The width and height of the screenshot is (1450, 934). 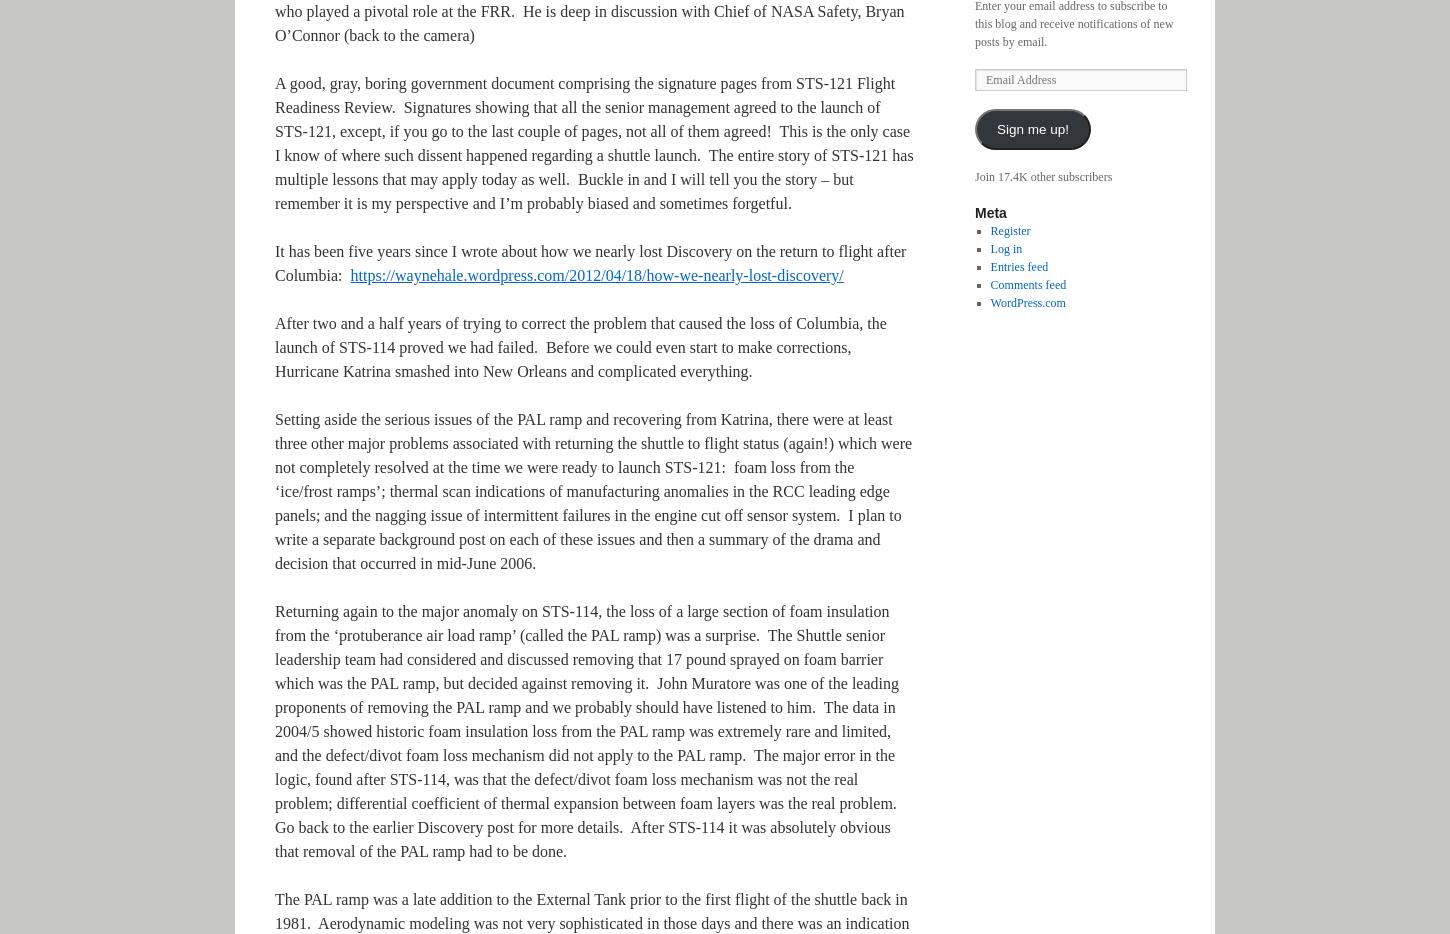 What do you see at coordinates (1010, 229) in the screenshot?
I see `'Register'` at bounding box center [1010, 229].